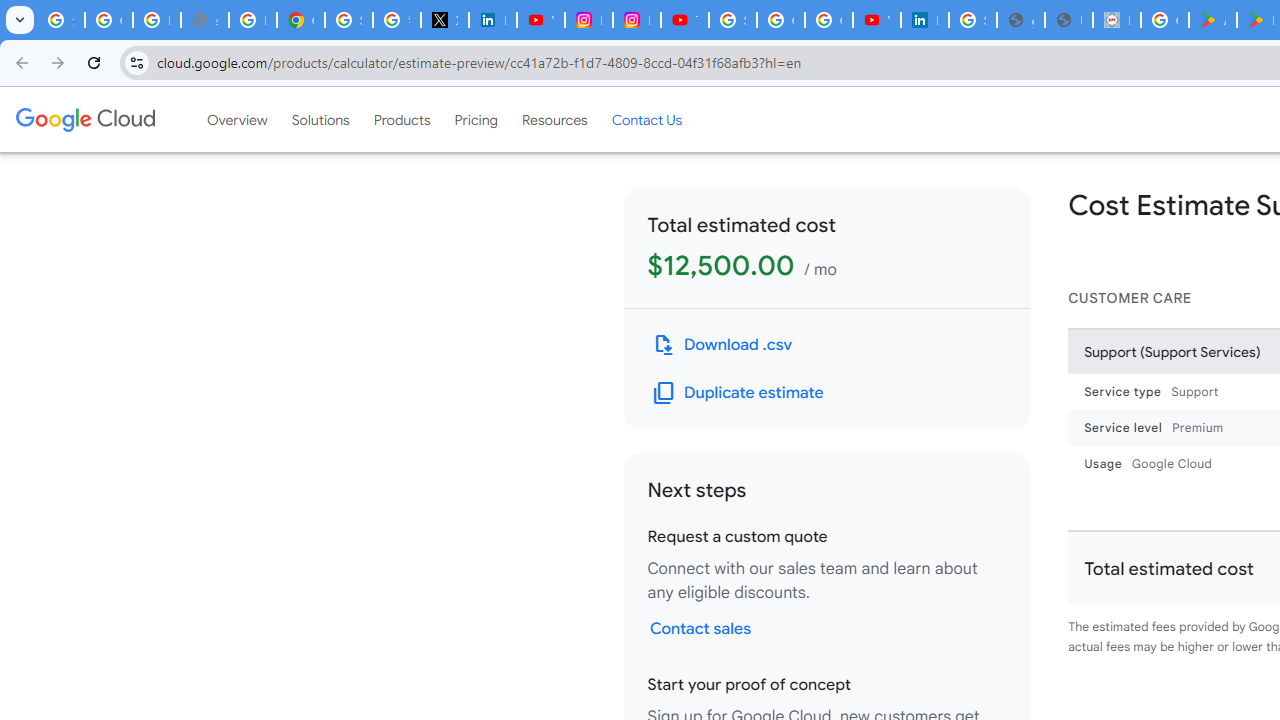  What do you see at coordinates (443, 20) in the screenshot?
I see `'X'` at bounding box center [443, 20].